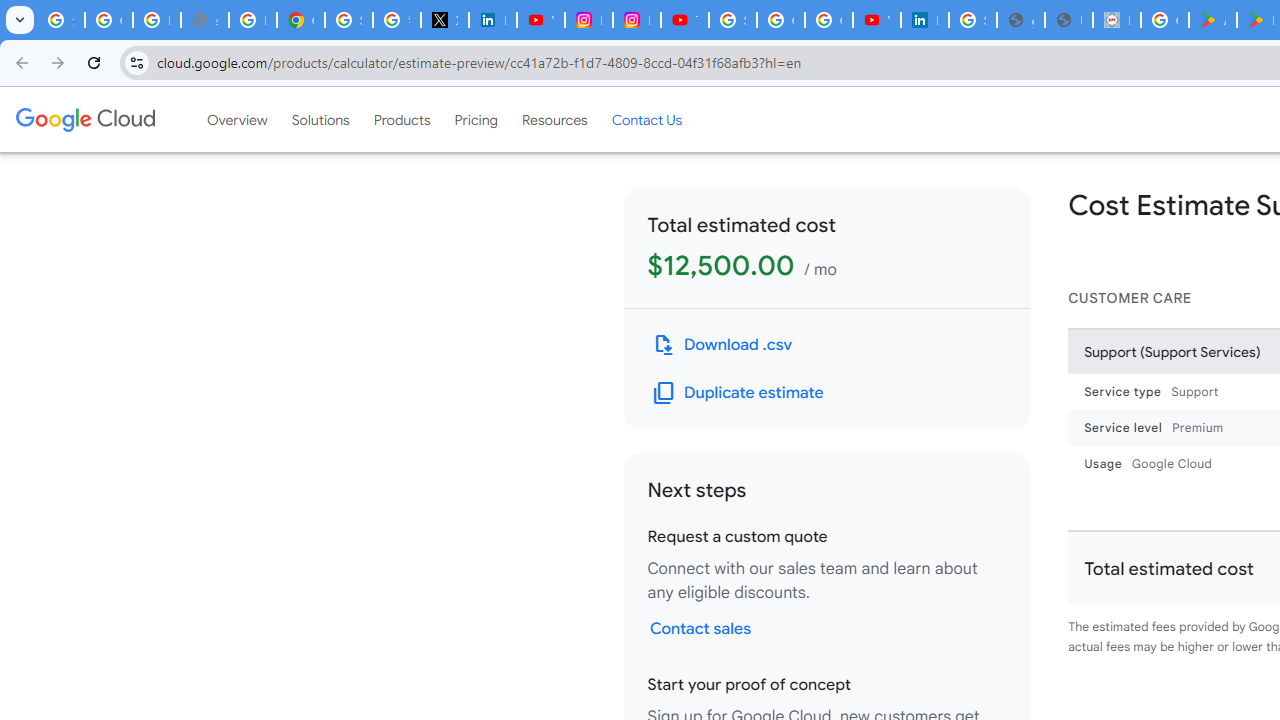  What do you see at coordinates (443, 20) in the screenshot?
I see `'X'` at bounding box center [443, 20].